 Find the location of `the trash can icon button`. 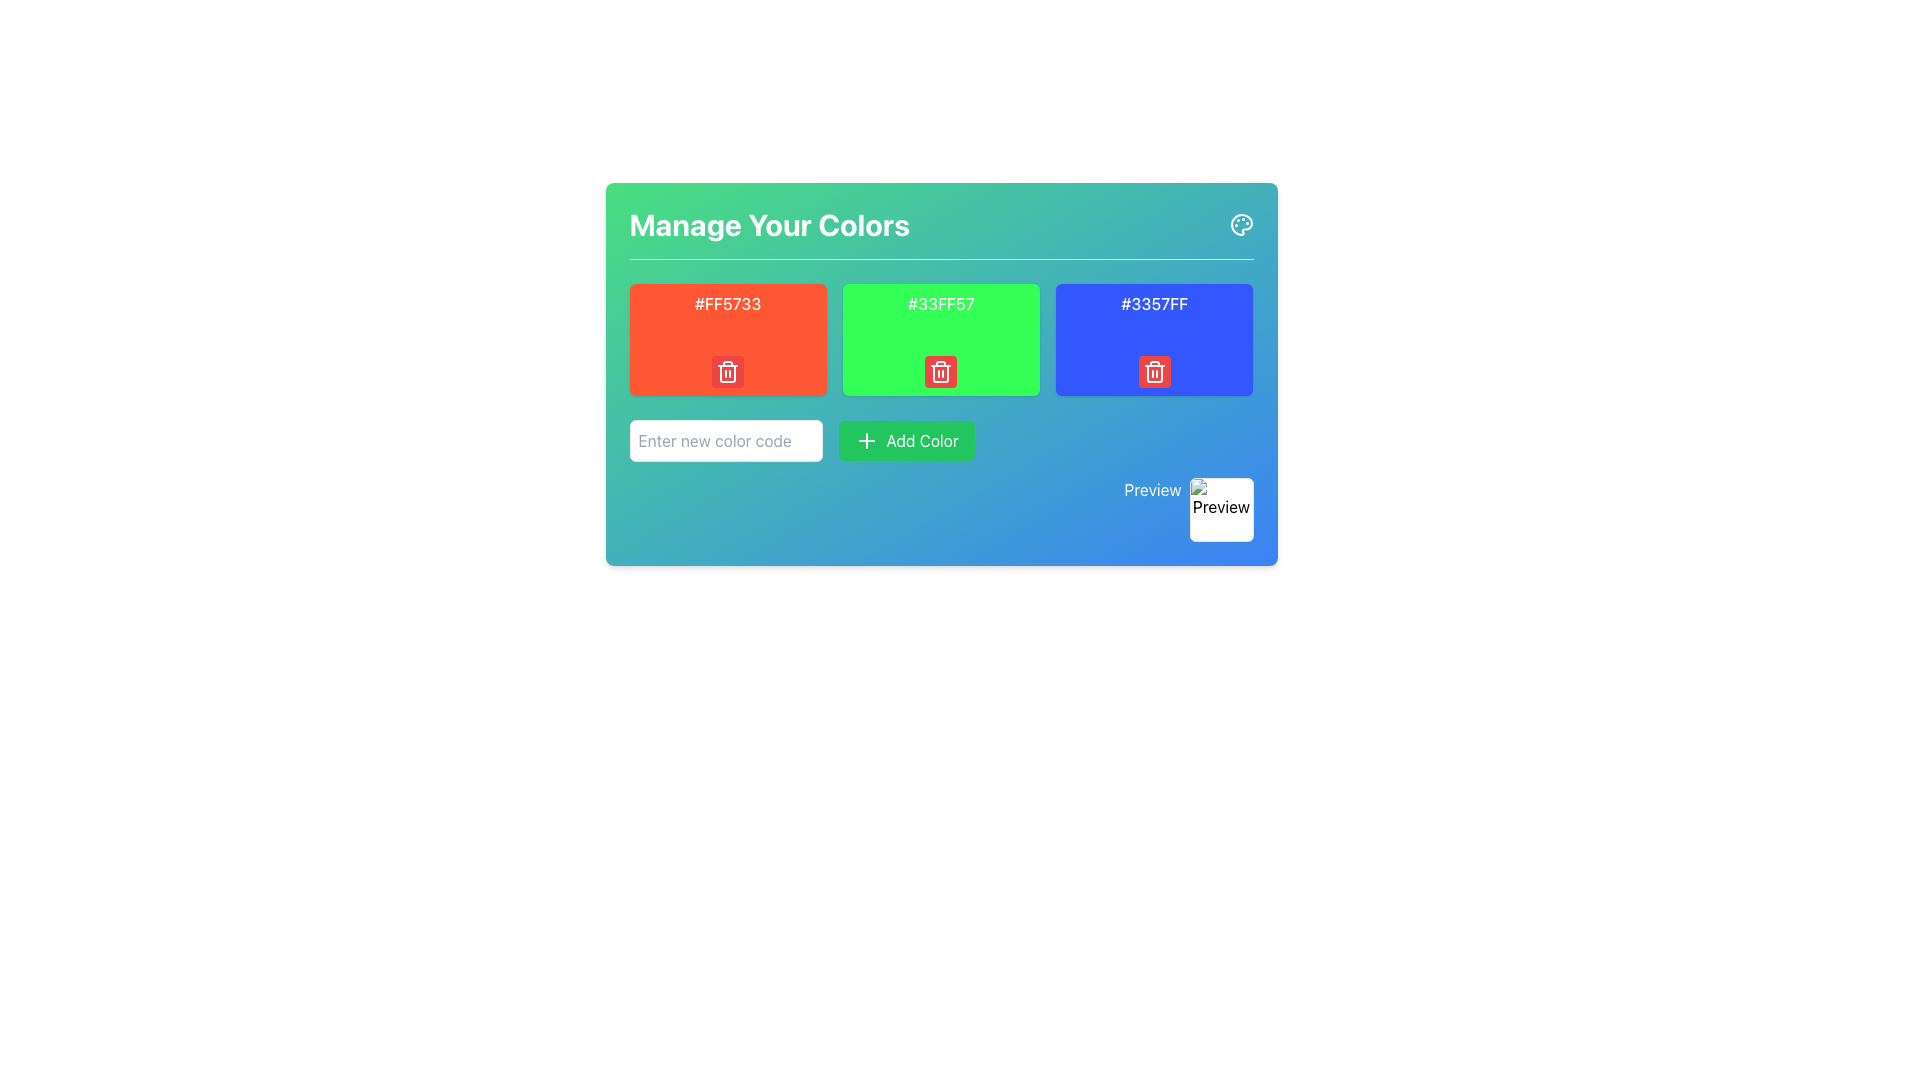

the trash can icon button is located at coordinates (727, 371).